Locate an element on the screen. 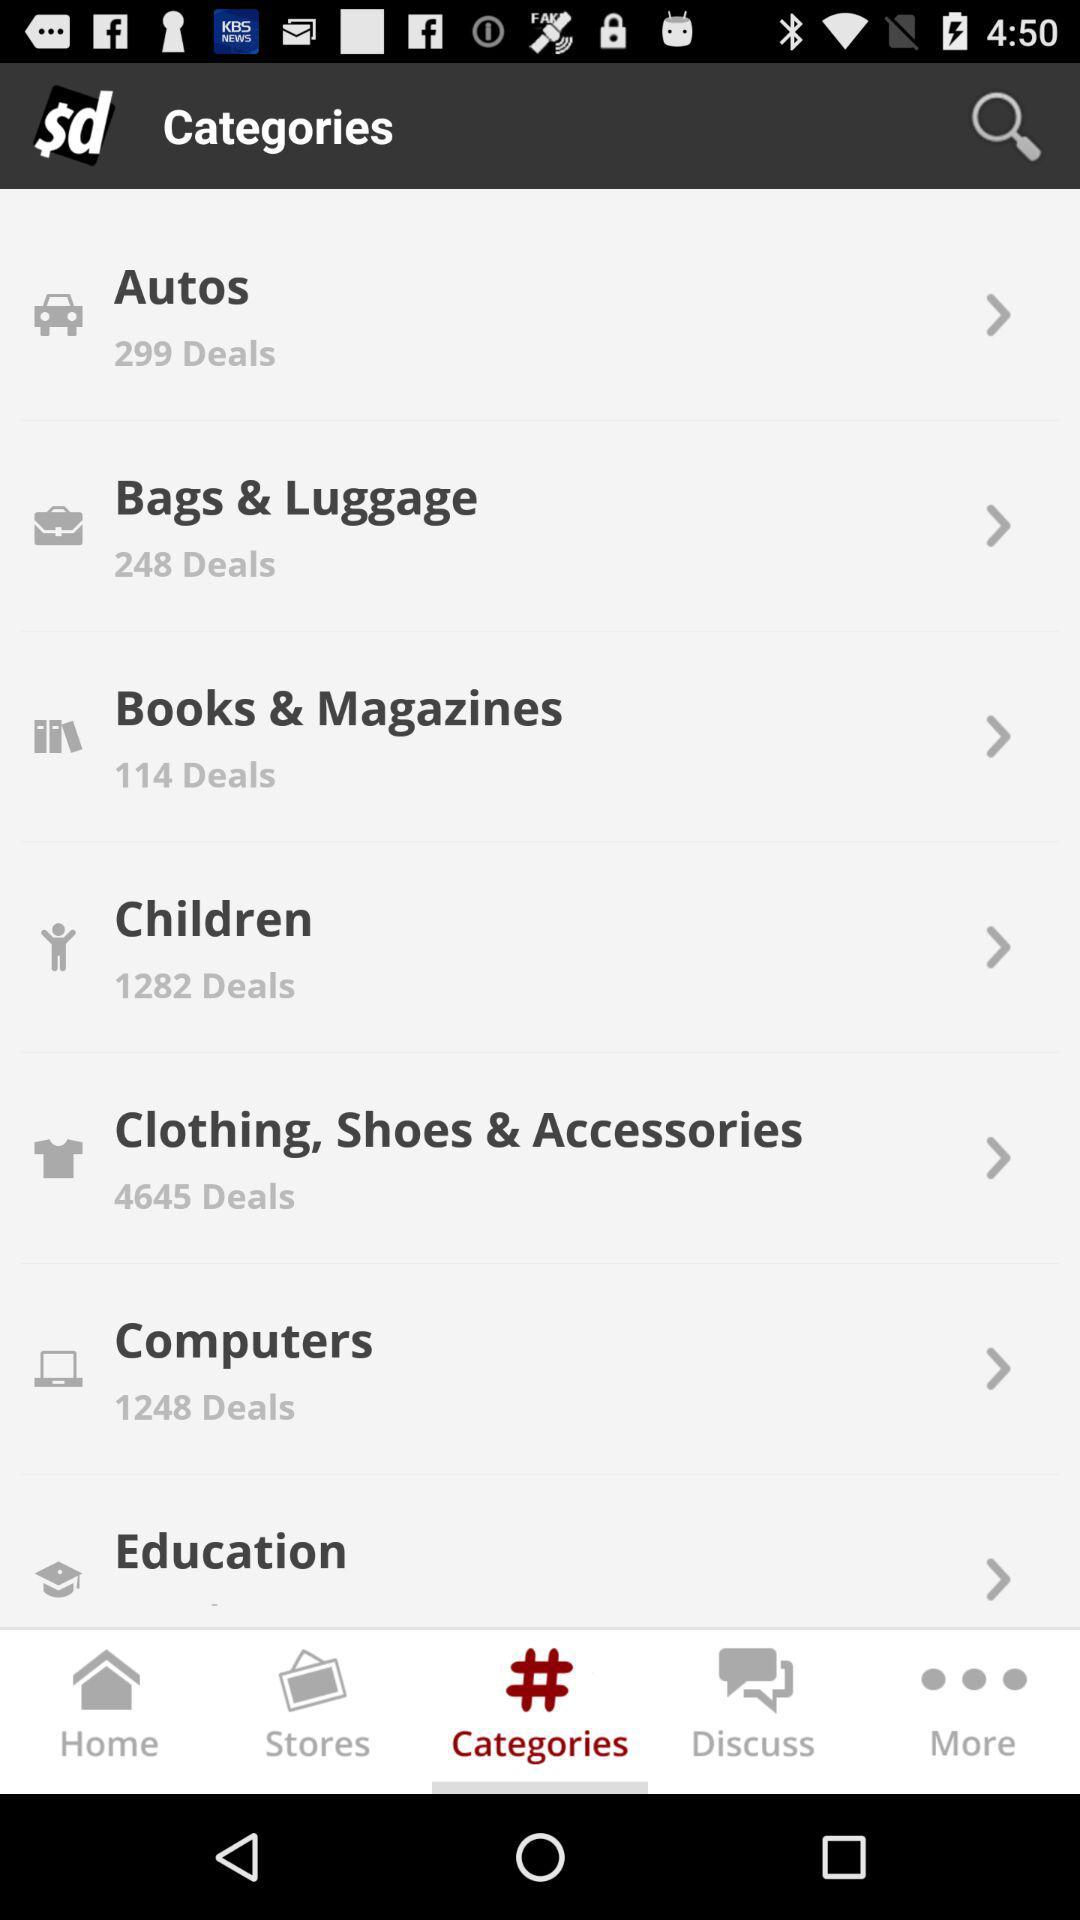 This screenshot has width=1080, height=1920. go home is located at coordinates (108, 1715).